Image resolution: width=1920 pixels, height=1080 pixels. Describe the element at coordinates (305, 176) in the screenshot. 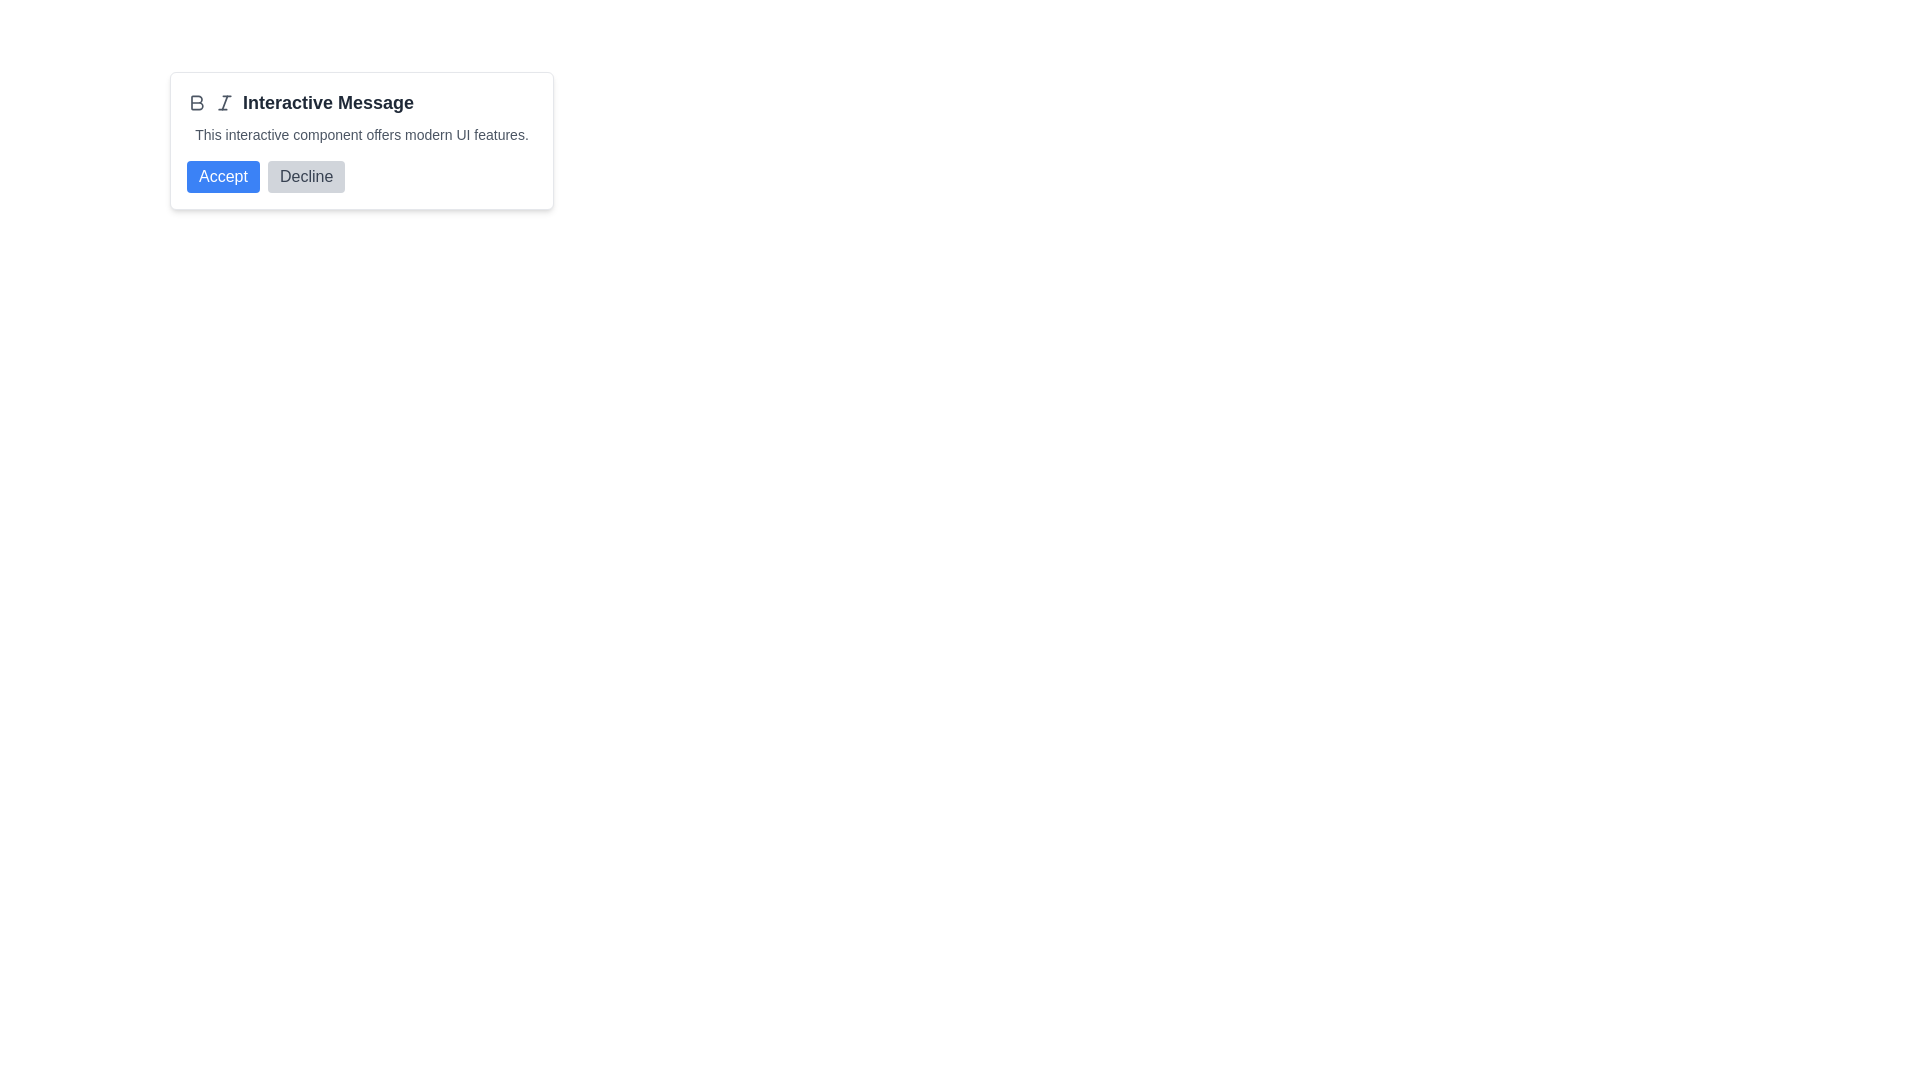

I see `the 'Decline' button, a rectangular button with gray background and rounded corners, located to the right of the 'Accept' button in the message box layout` at that location.